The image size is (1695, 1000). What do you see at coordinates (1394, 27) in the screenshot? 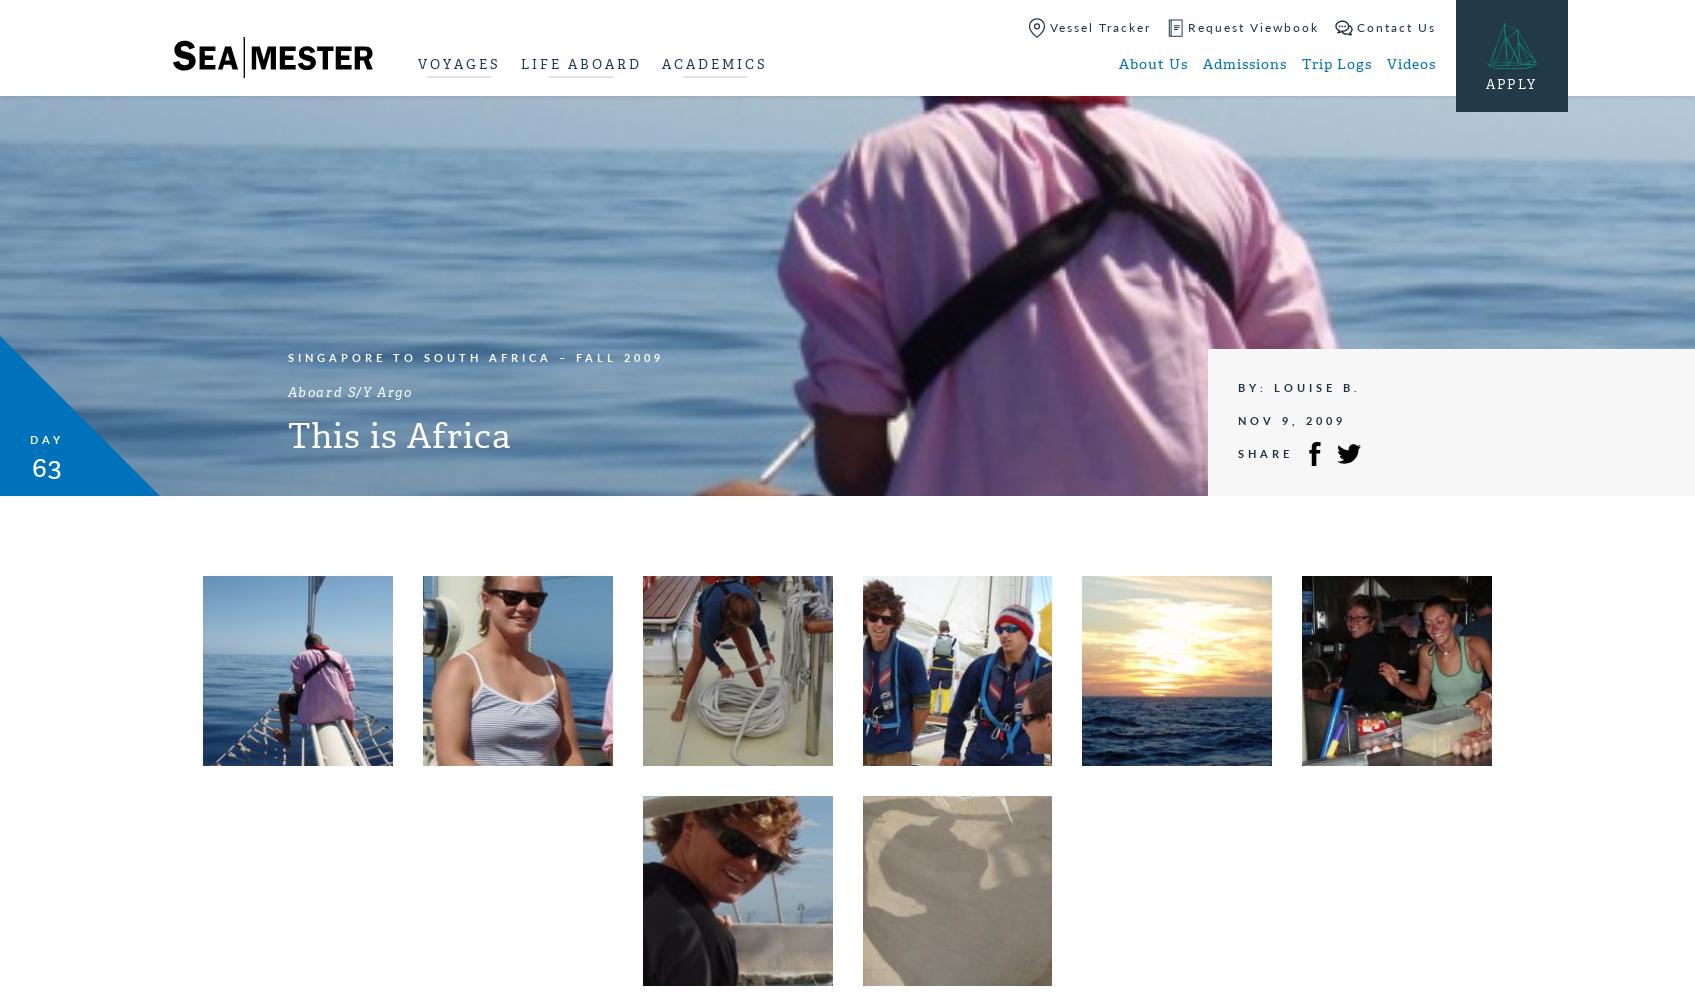
I see `'Contact Us'` at bounding box center [1394, 27].